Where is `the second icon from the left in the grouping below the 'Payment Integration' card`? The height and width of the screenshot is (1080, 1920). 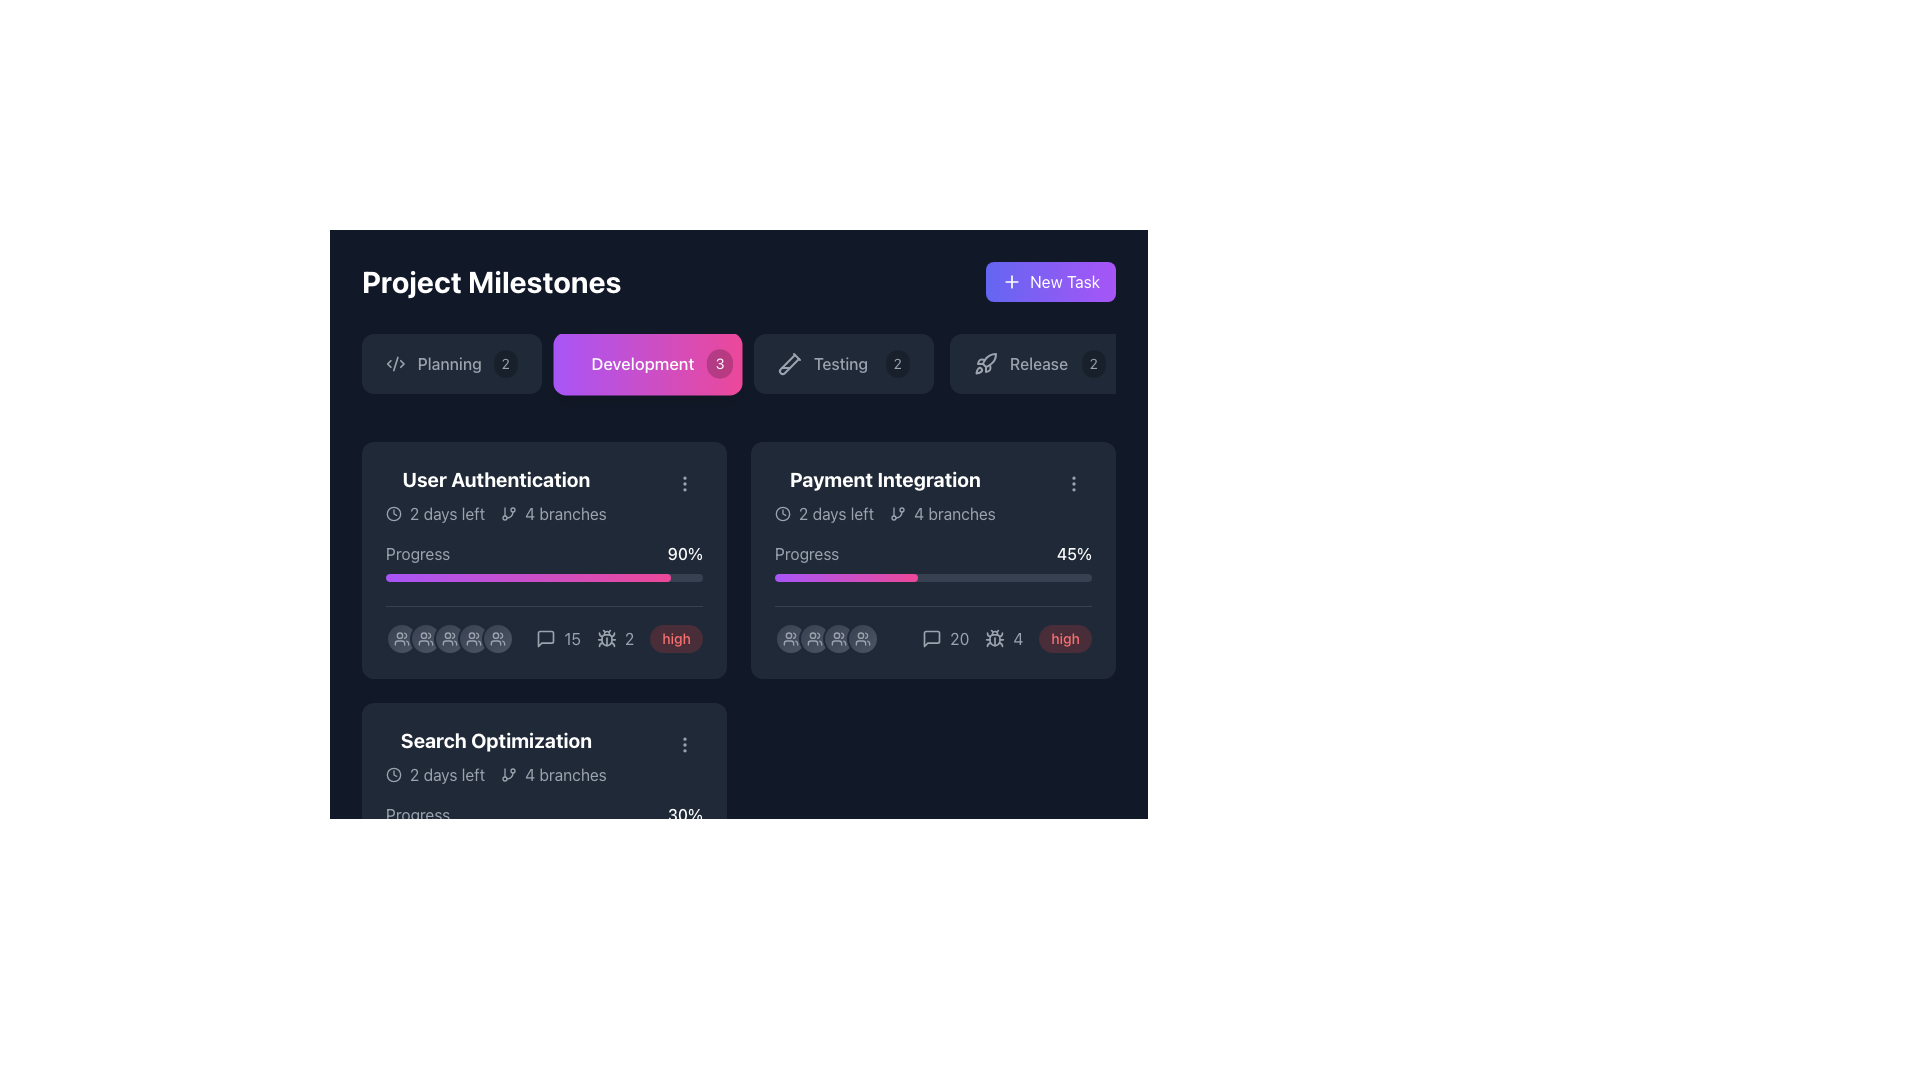
the second icon from the left in the grouping below the 'Payment Integration' card is located at coordinates (839, 639).